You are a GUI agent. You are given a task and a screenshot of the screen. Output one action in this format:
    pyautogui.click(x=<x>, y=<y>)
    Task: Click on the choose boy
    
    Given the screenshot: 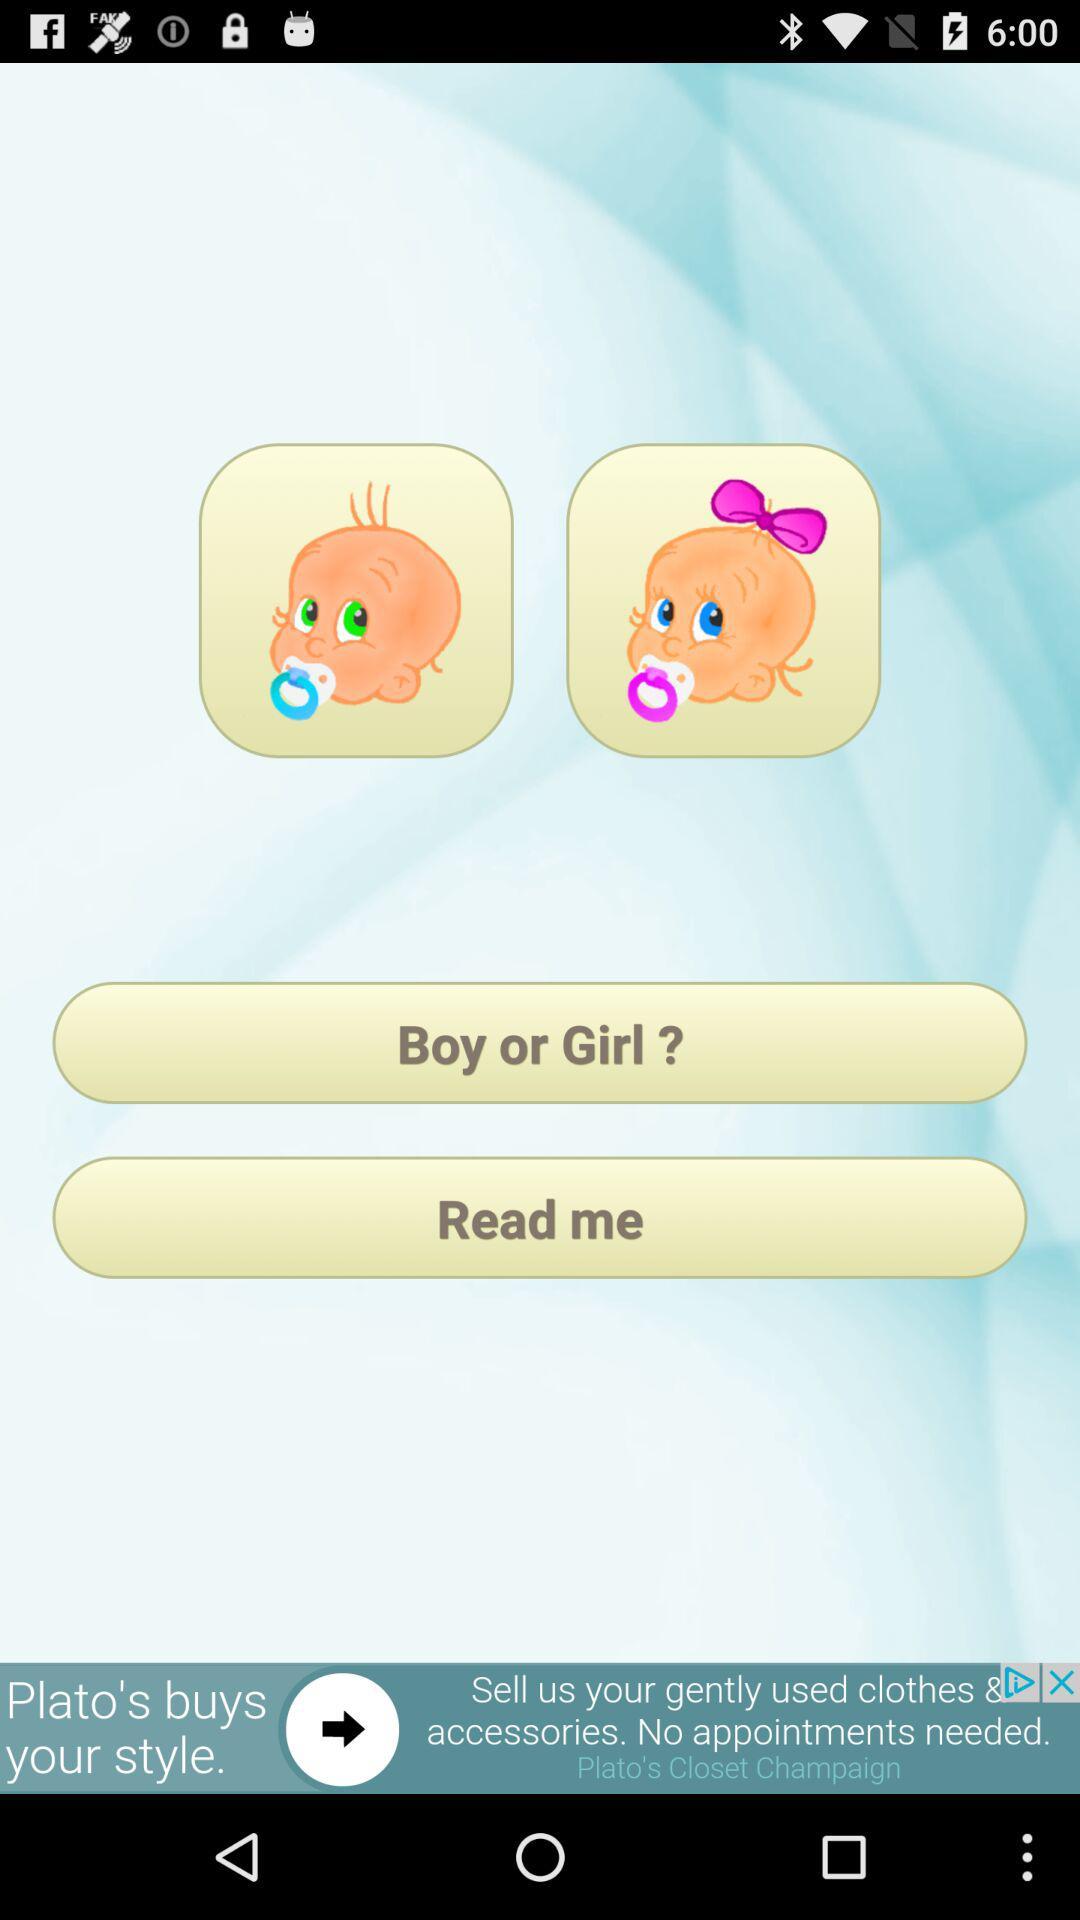 What is the action you would take?
    pyautogui.click(x=355, y=599)
    